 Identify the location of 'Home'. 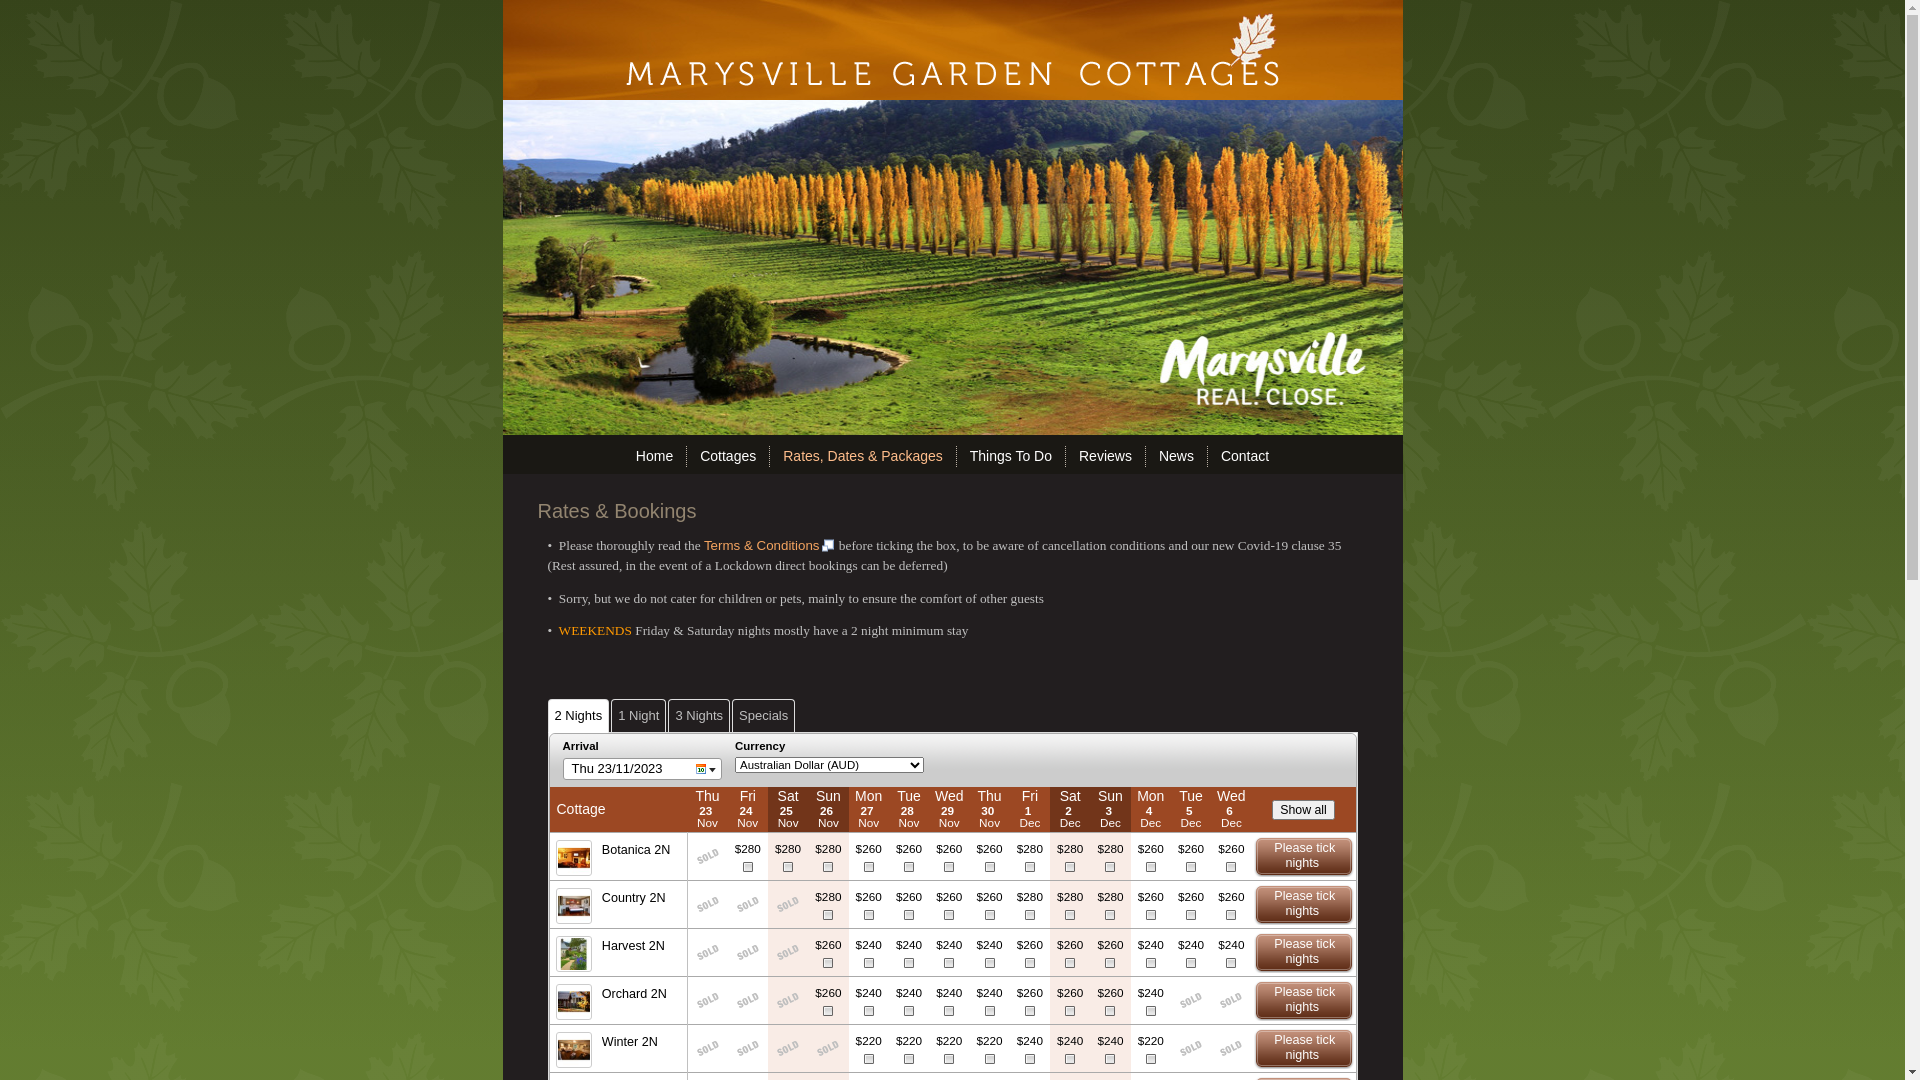
(654, 455).